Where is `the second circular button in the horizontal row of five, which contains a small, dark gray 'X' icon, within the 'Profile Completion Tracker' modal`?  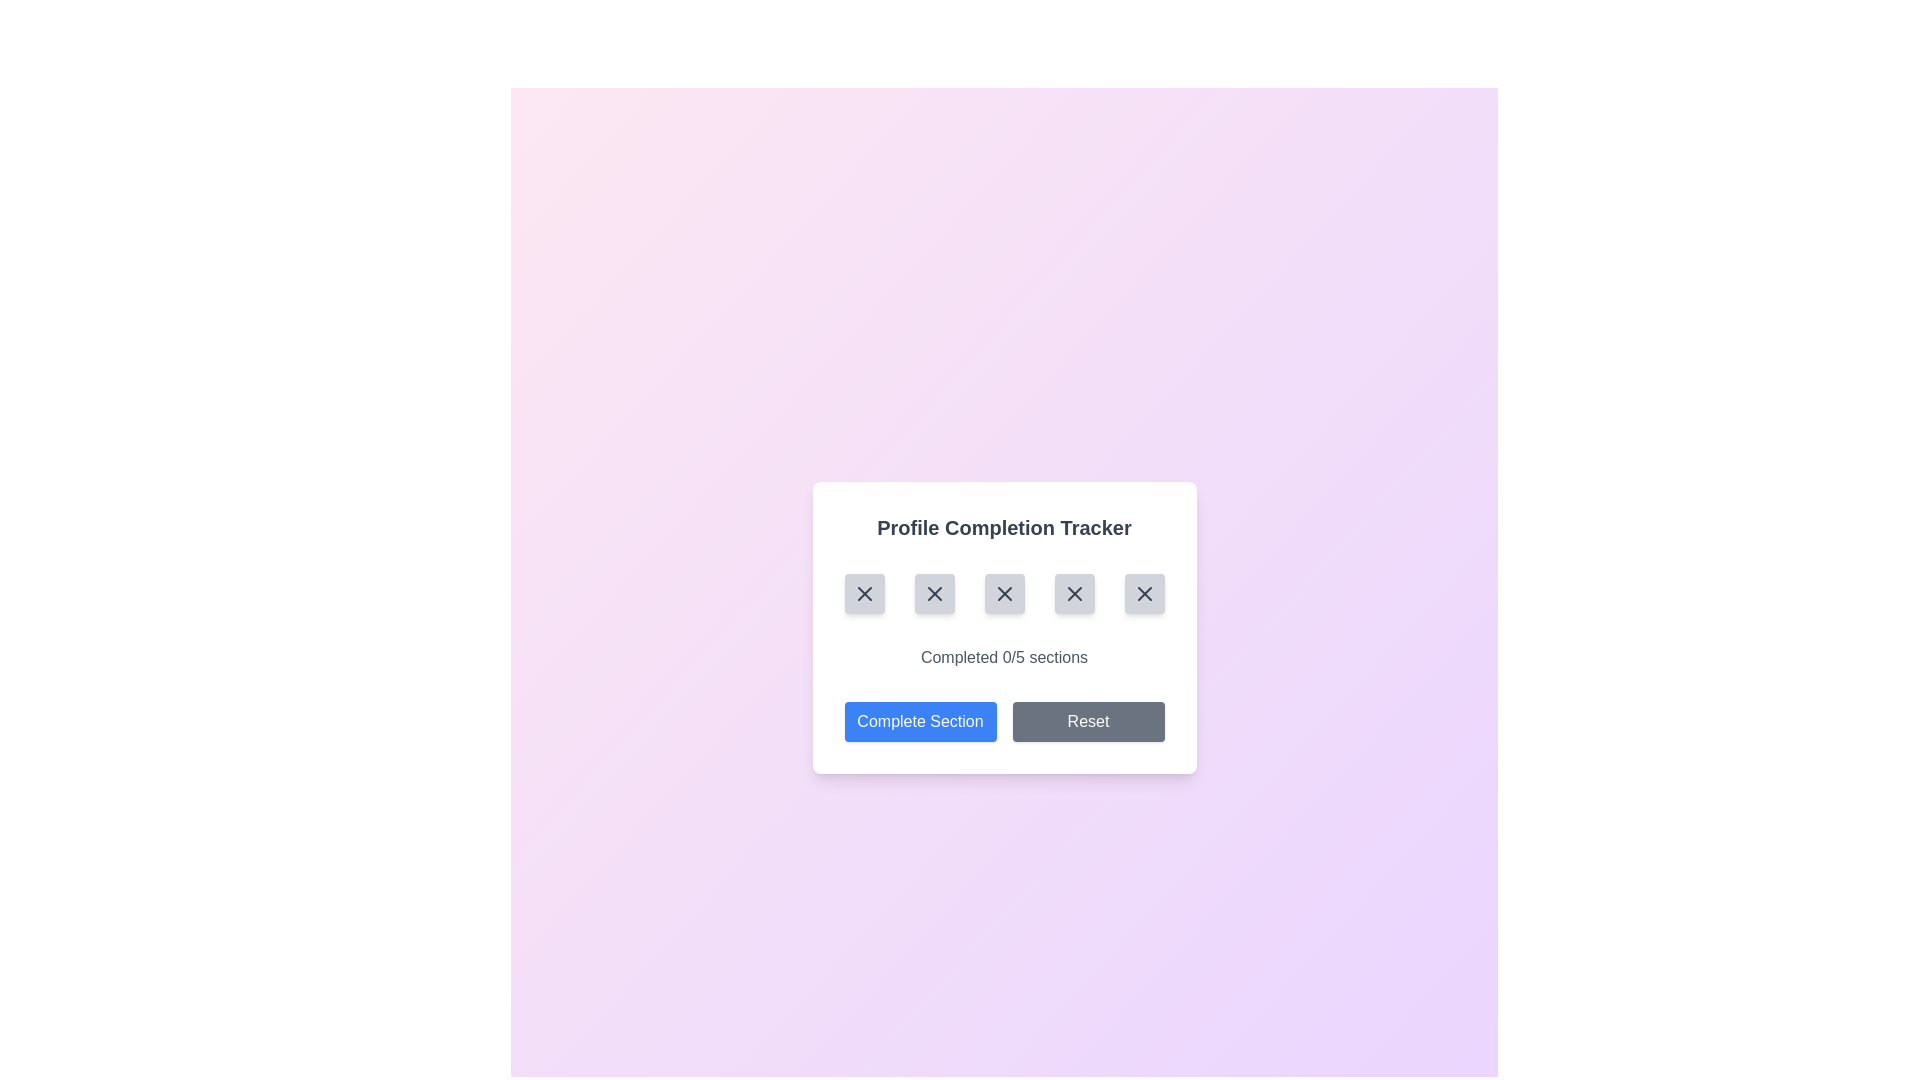
the second circular button in the horizontal row of five, which contains a small, dark gray 'X' icon, within the 'Profile Completion Tracker' modal is located at coordinates (933, 593).